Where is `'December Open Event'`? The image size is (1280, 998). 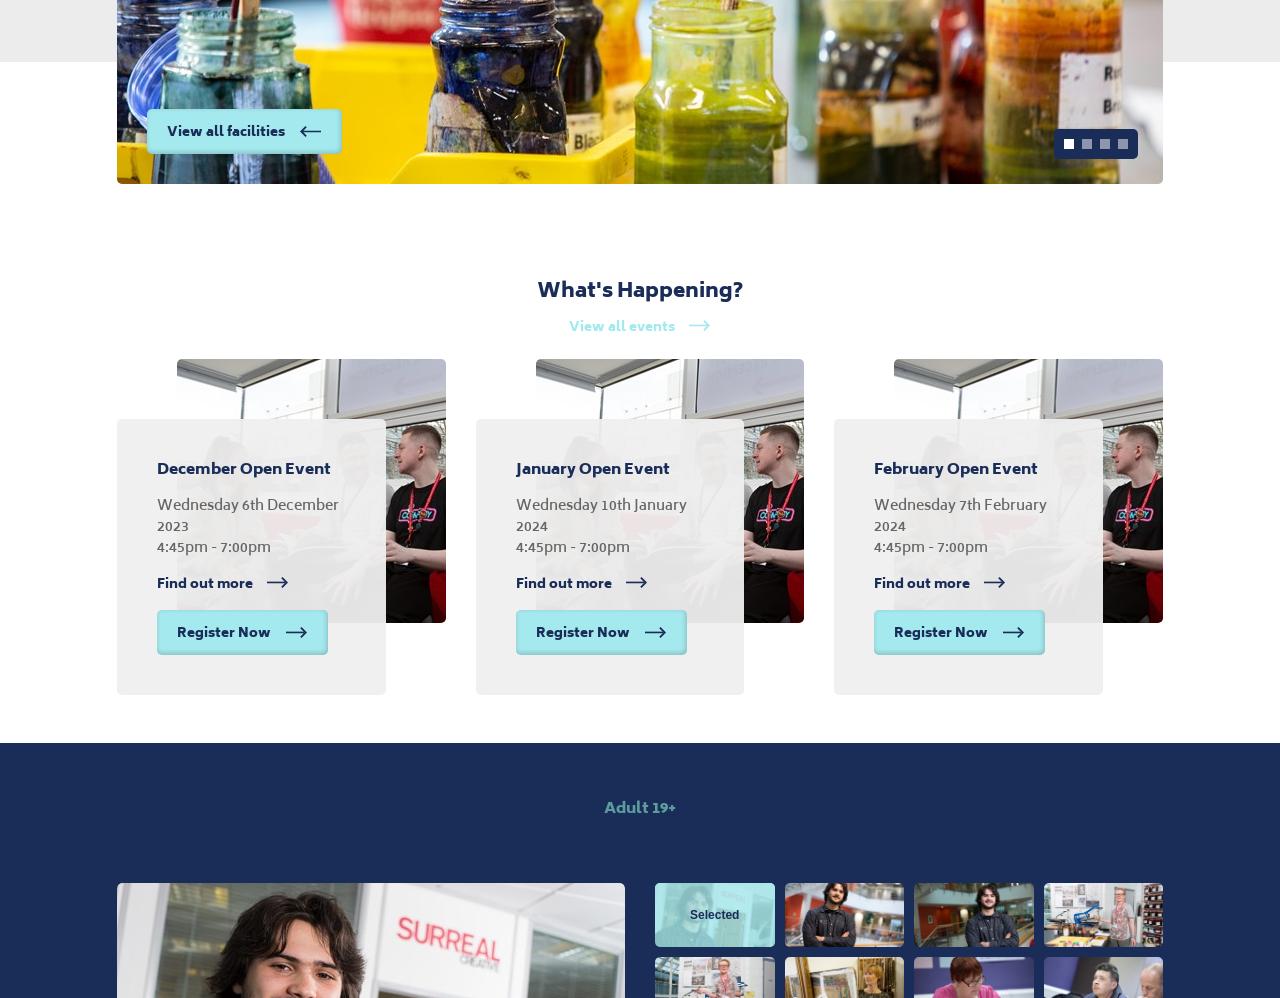 'December Open Event' is located at coordinates (242, 466).